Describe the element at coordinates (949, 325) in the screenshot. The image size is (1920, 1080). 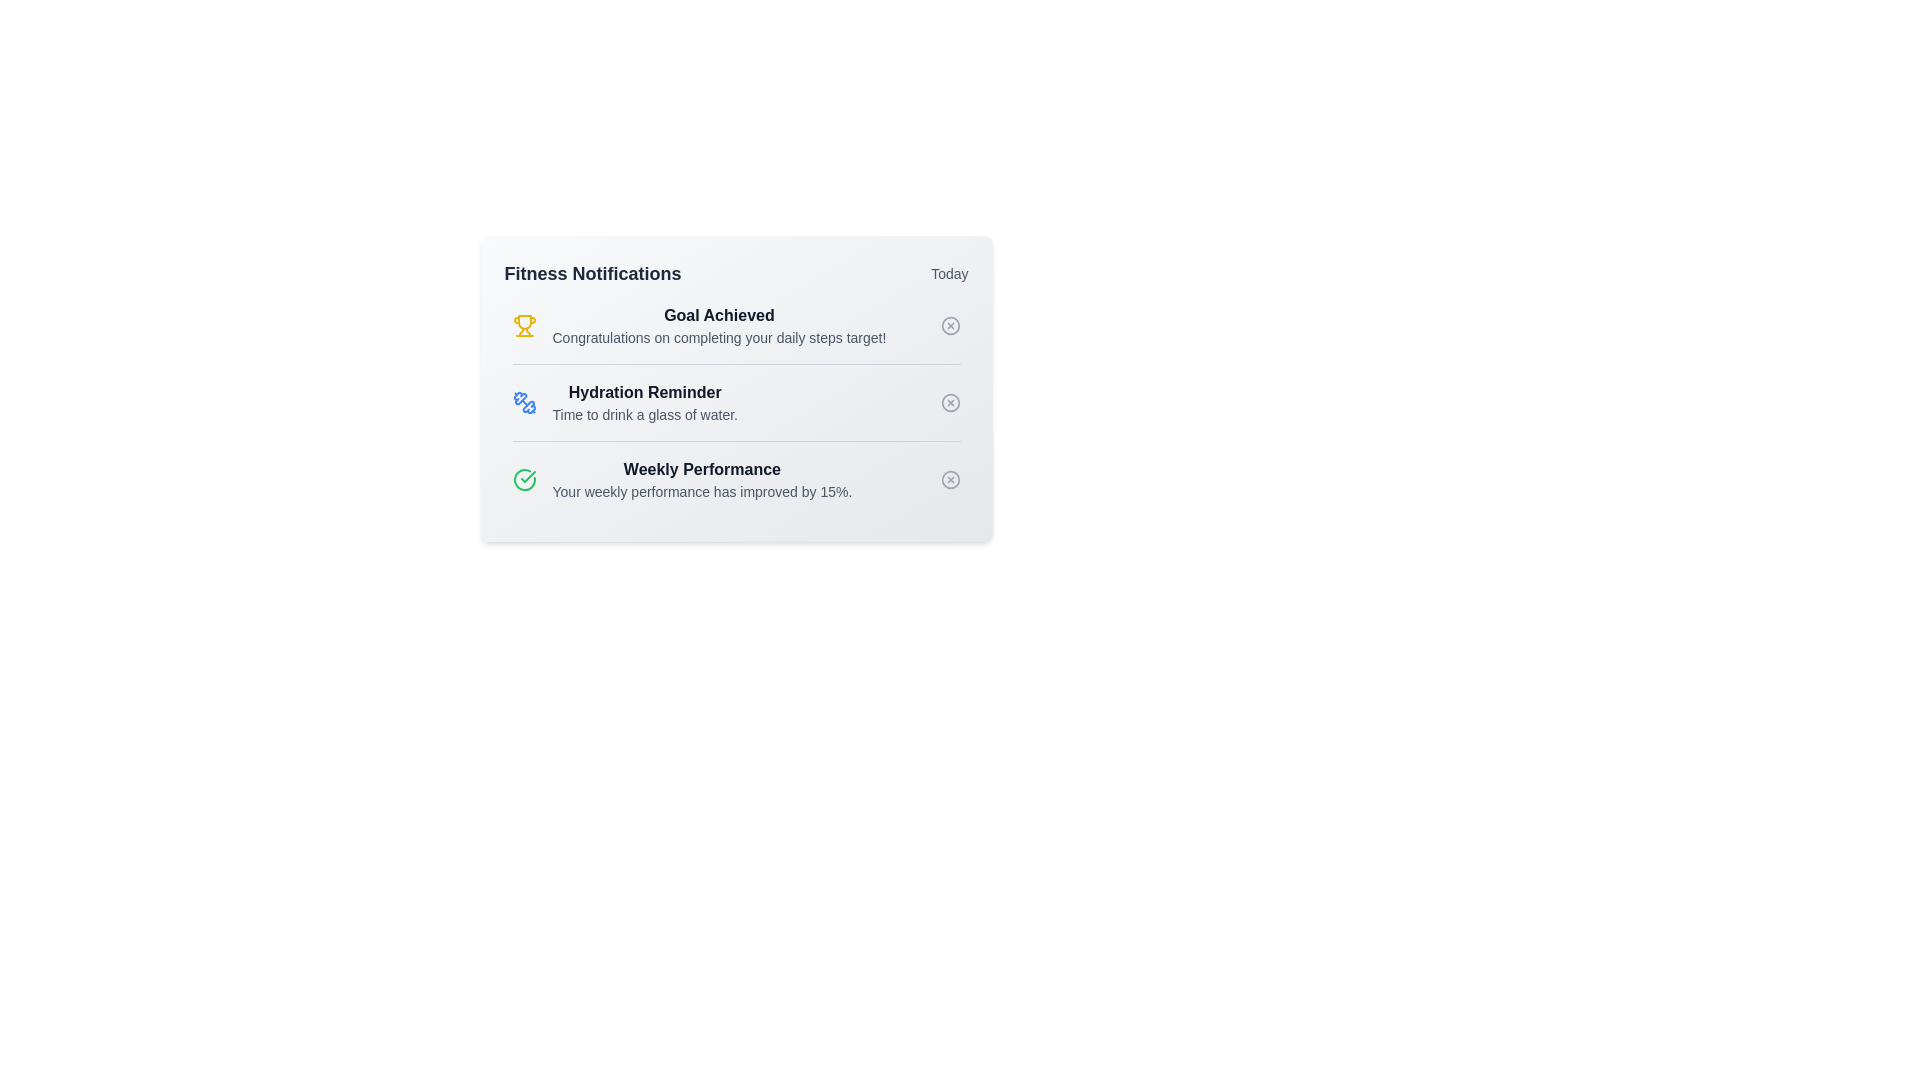
I see `the first Circle (SVG Element) in the top right corner of the first notification item in the list` at that location.